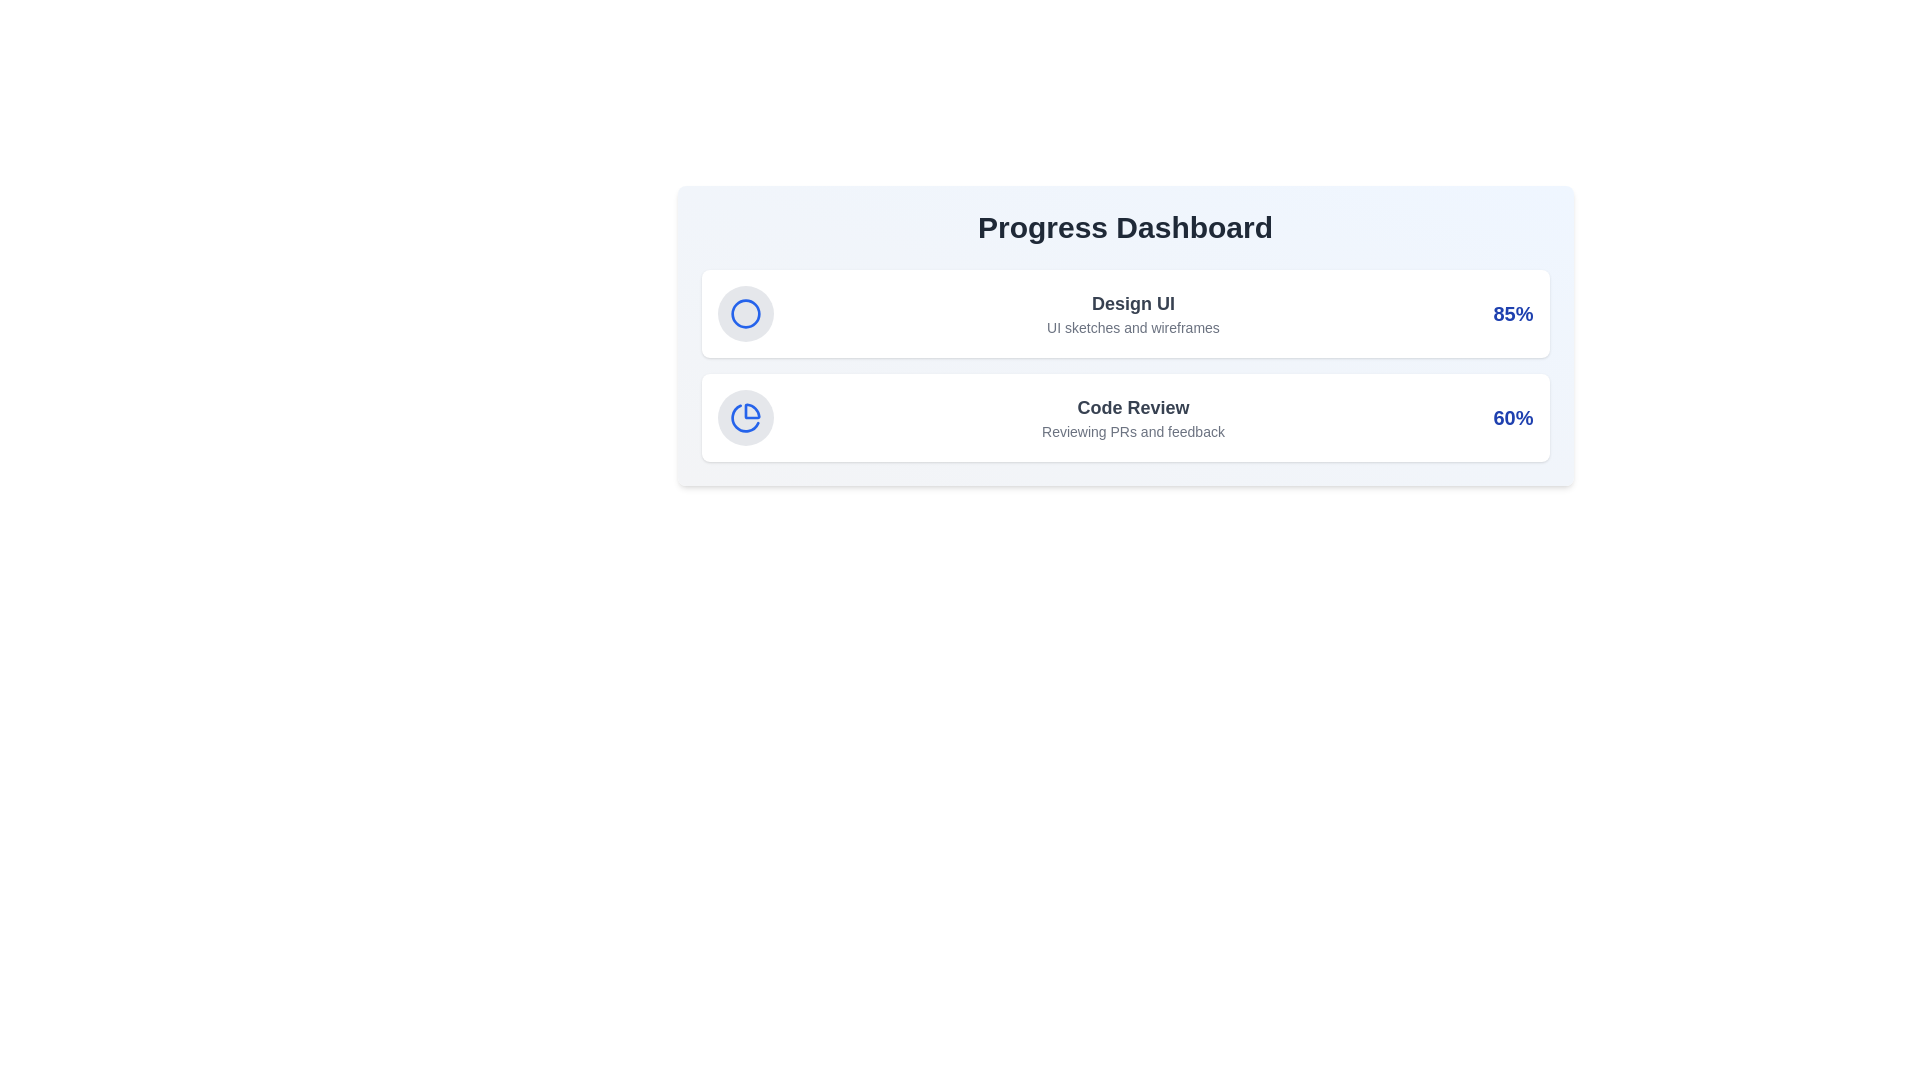  Describe the element at coordinates (744, 313) in the screenshot. I see `the solid circle within the SVG icon, which is part of the 'Progress Dashboard' section next to 'Design UI'` at that location.